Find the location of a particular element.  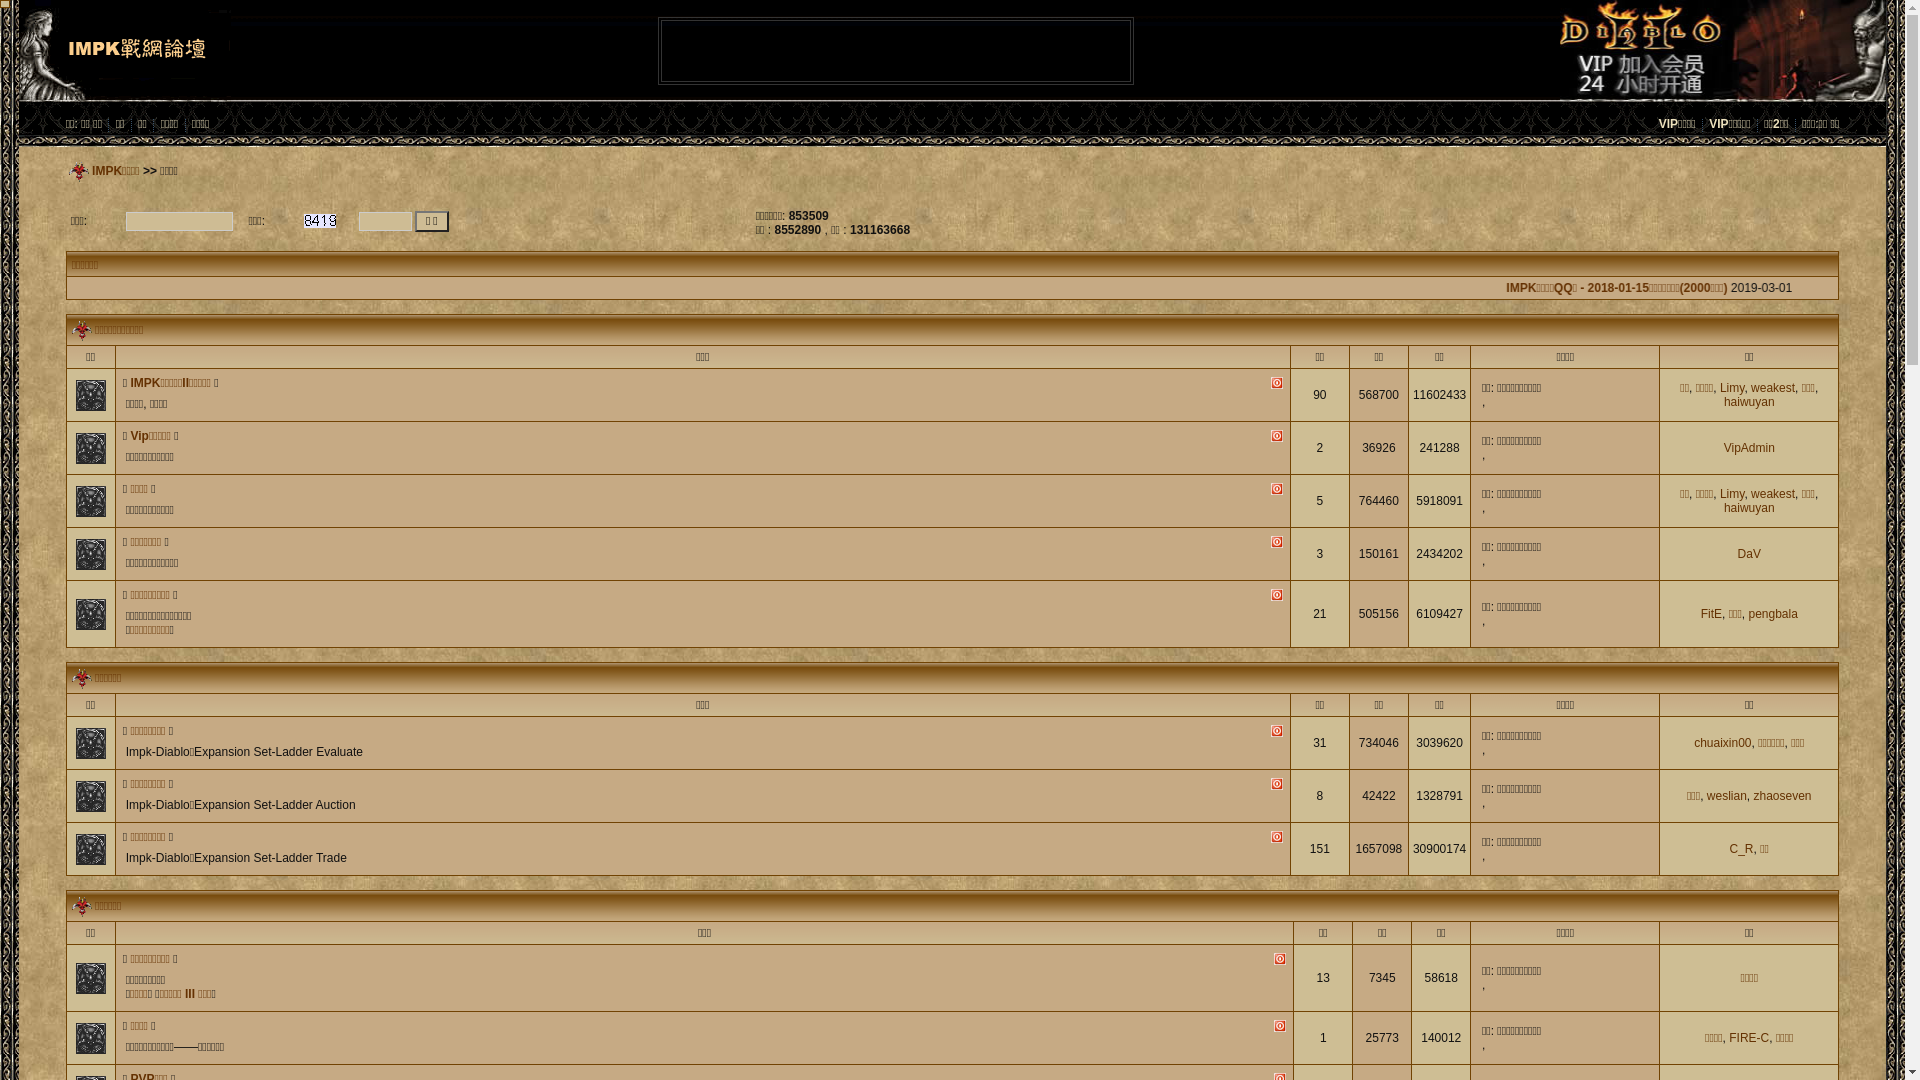

'FitE' is located at coordinates (1710, 612).